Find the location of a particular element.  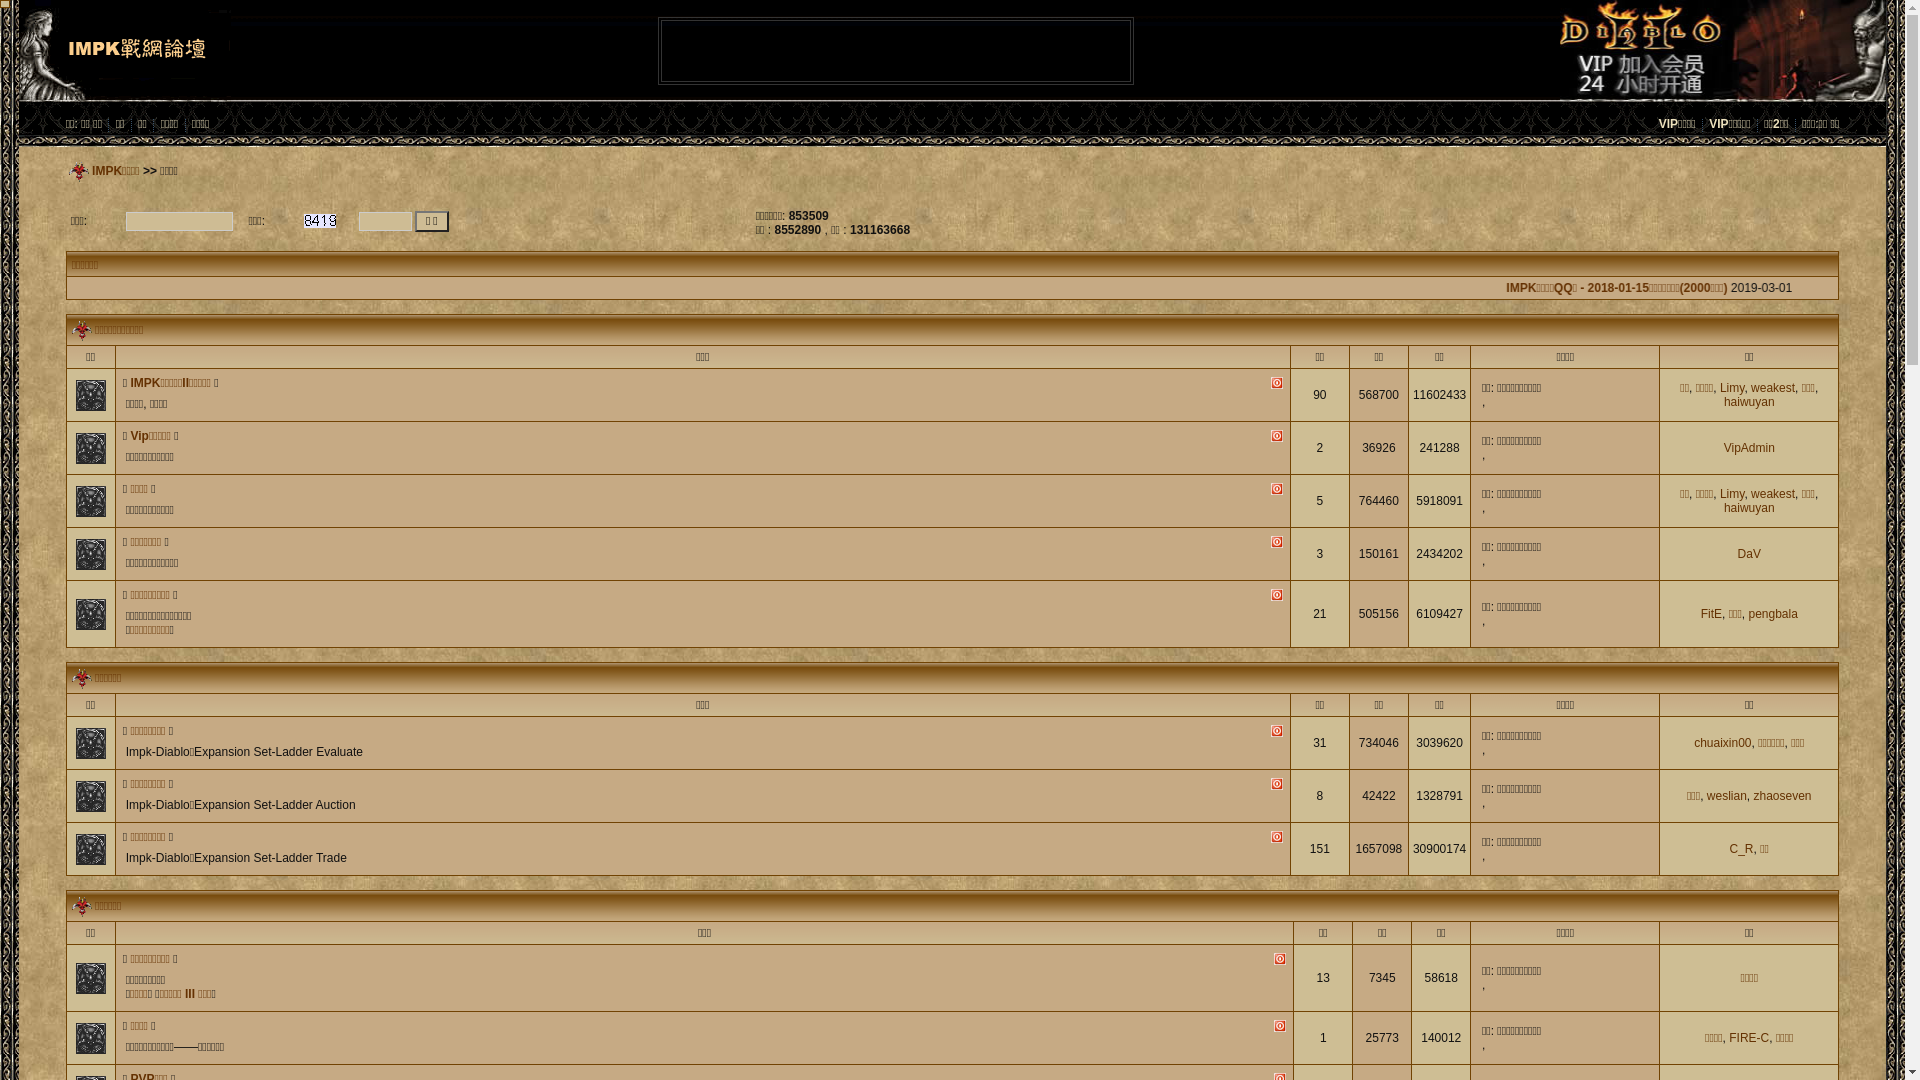

'FitE' is located at coordinates (1710, 612).